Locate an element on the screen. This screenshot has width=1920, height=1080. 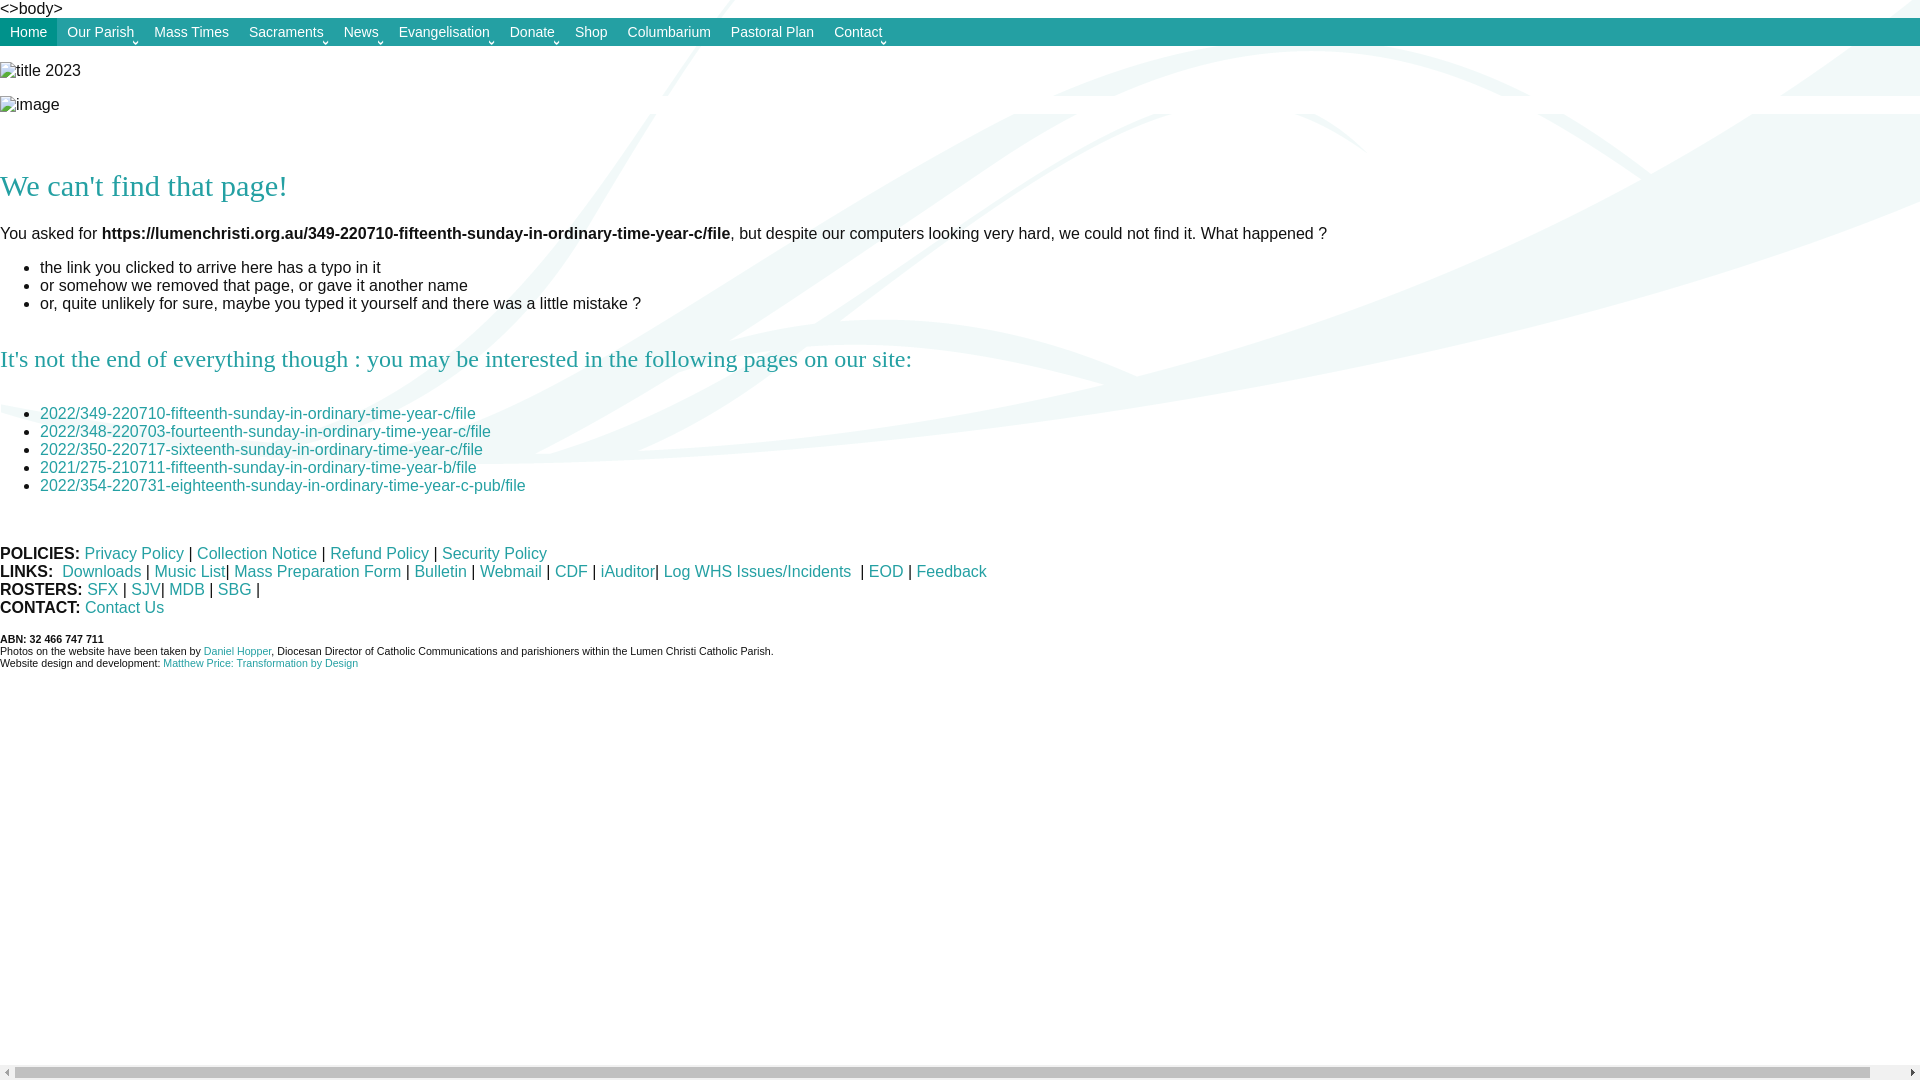
'Home' is located at coordinates (28, 31).